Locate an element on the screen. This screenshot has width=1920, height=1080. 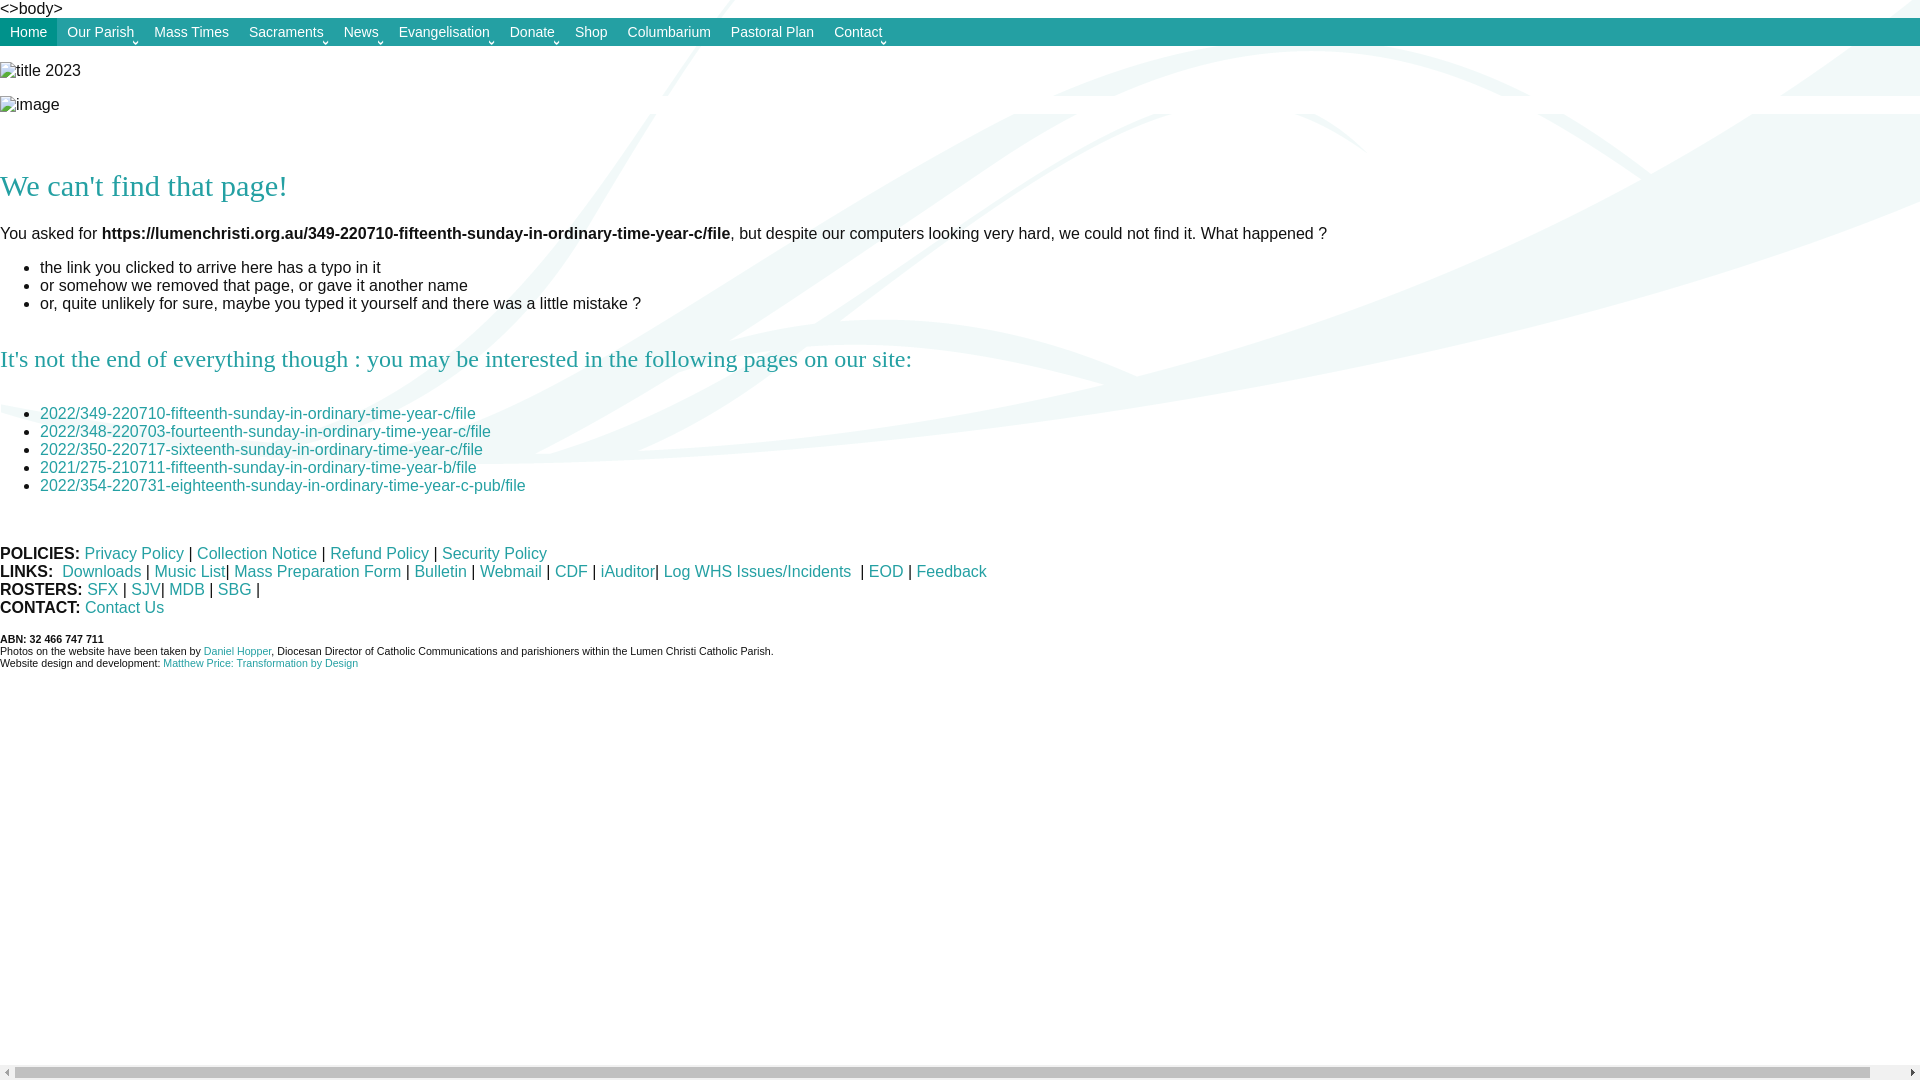
'Home' is located at coordinates (28, 31).